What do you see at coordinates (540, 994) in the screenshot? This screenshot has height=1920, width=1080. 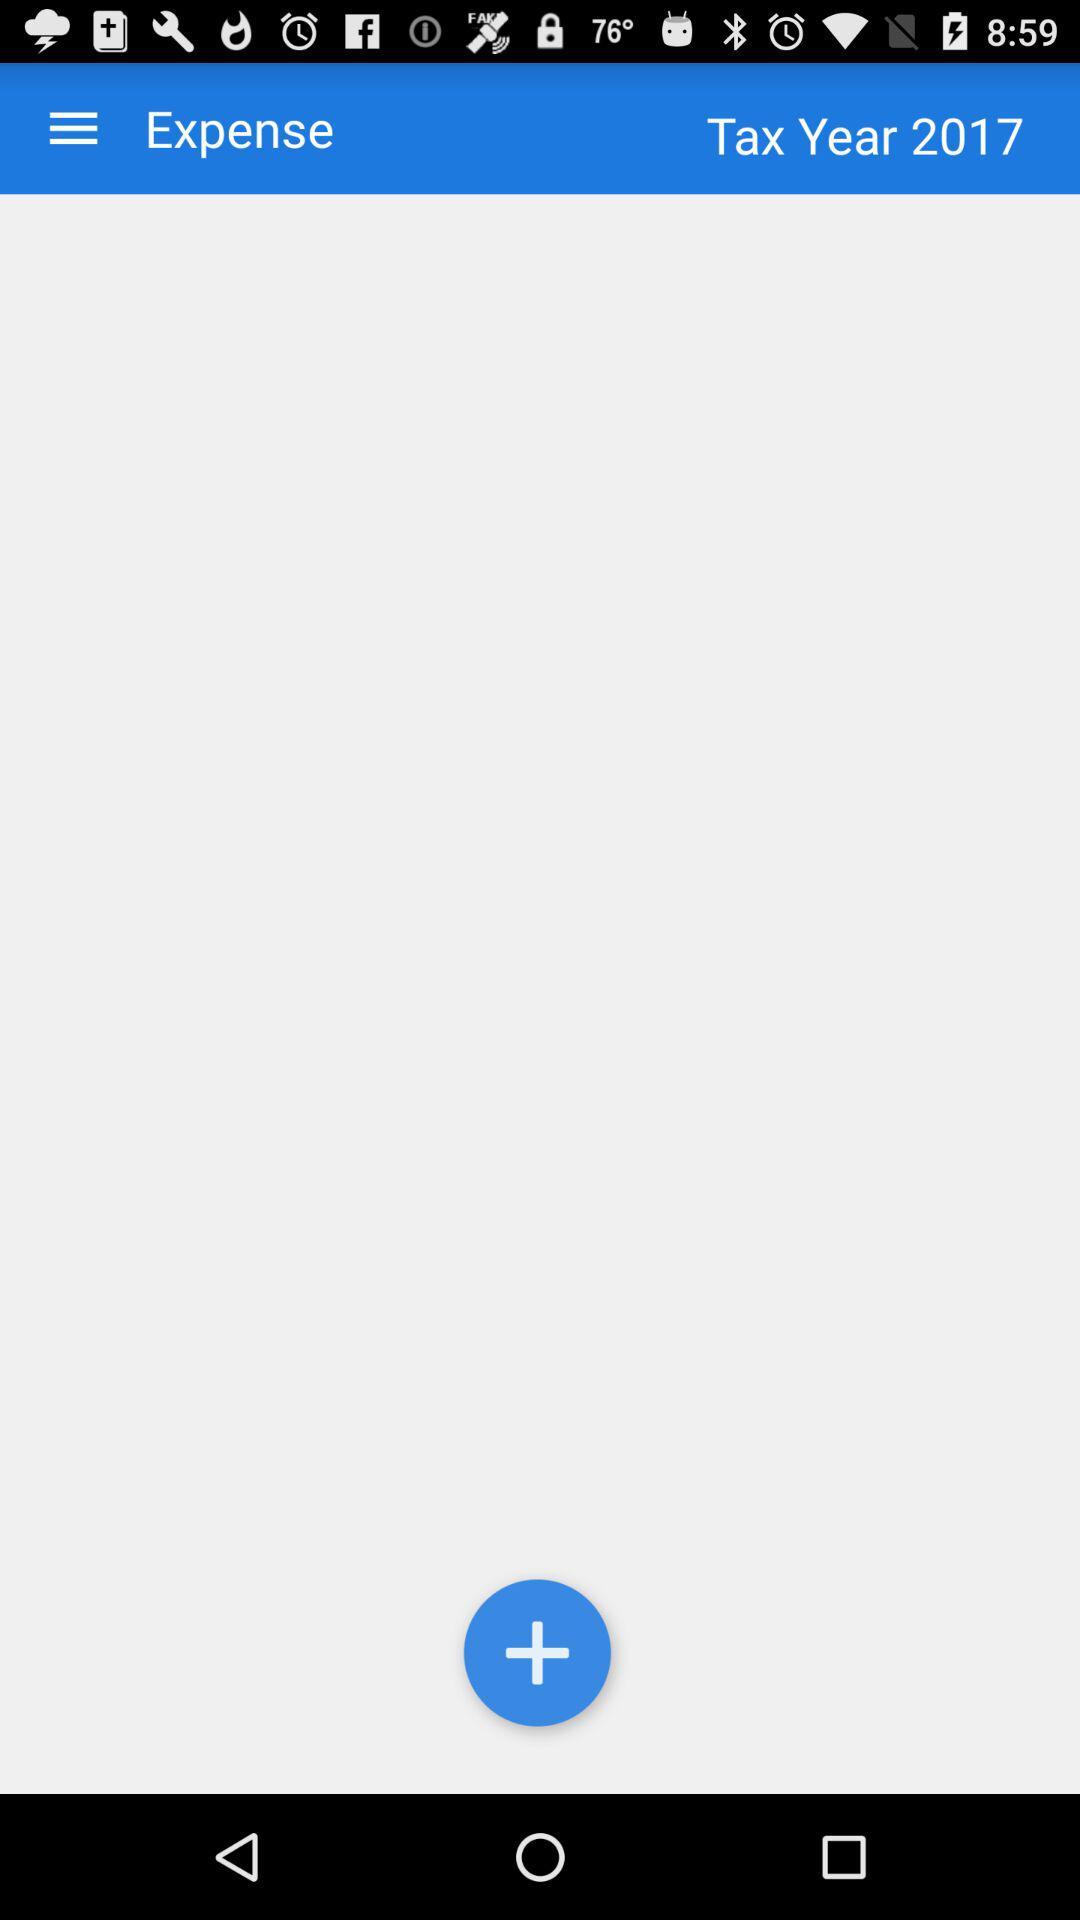 I see `blank page` at bounding box center [540, 994].